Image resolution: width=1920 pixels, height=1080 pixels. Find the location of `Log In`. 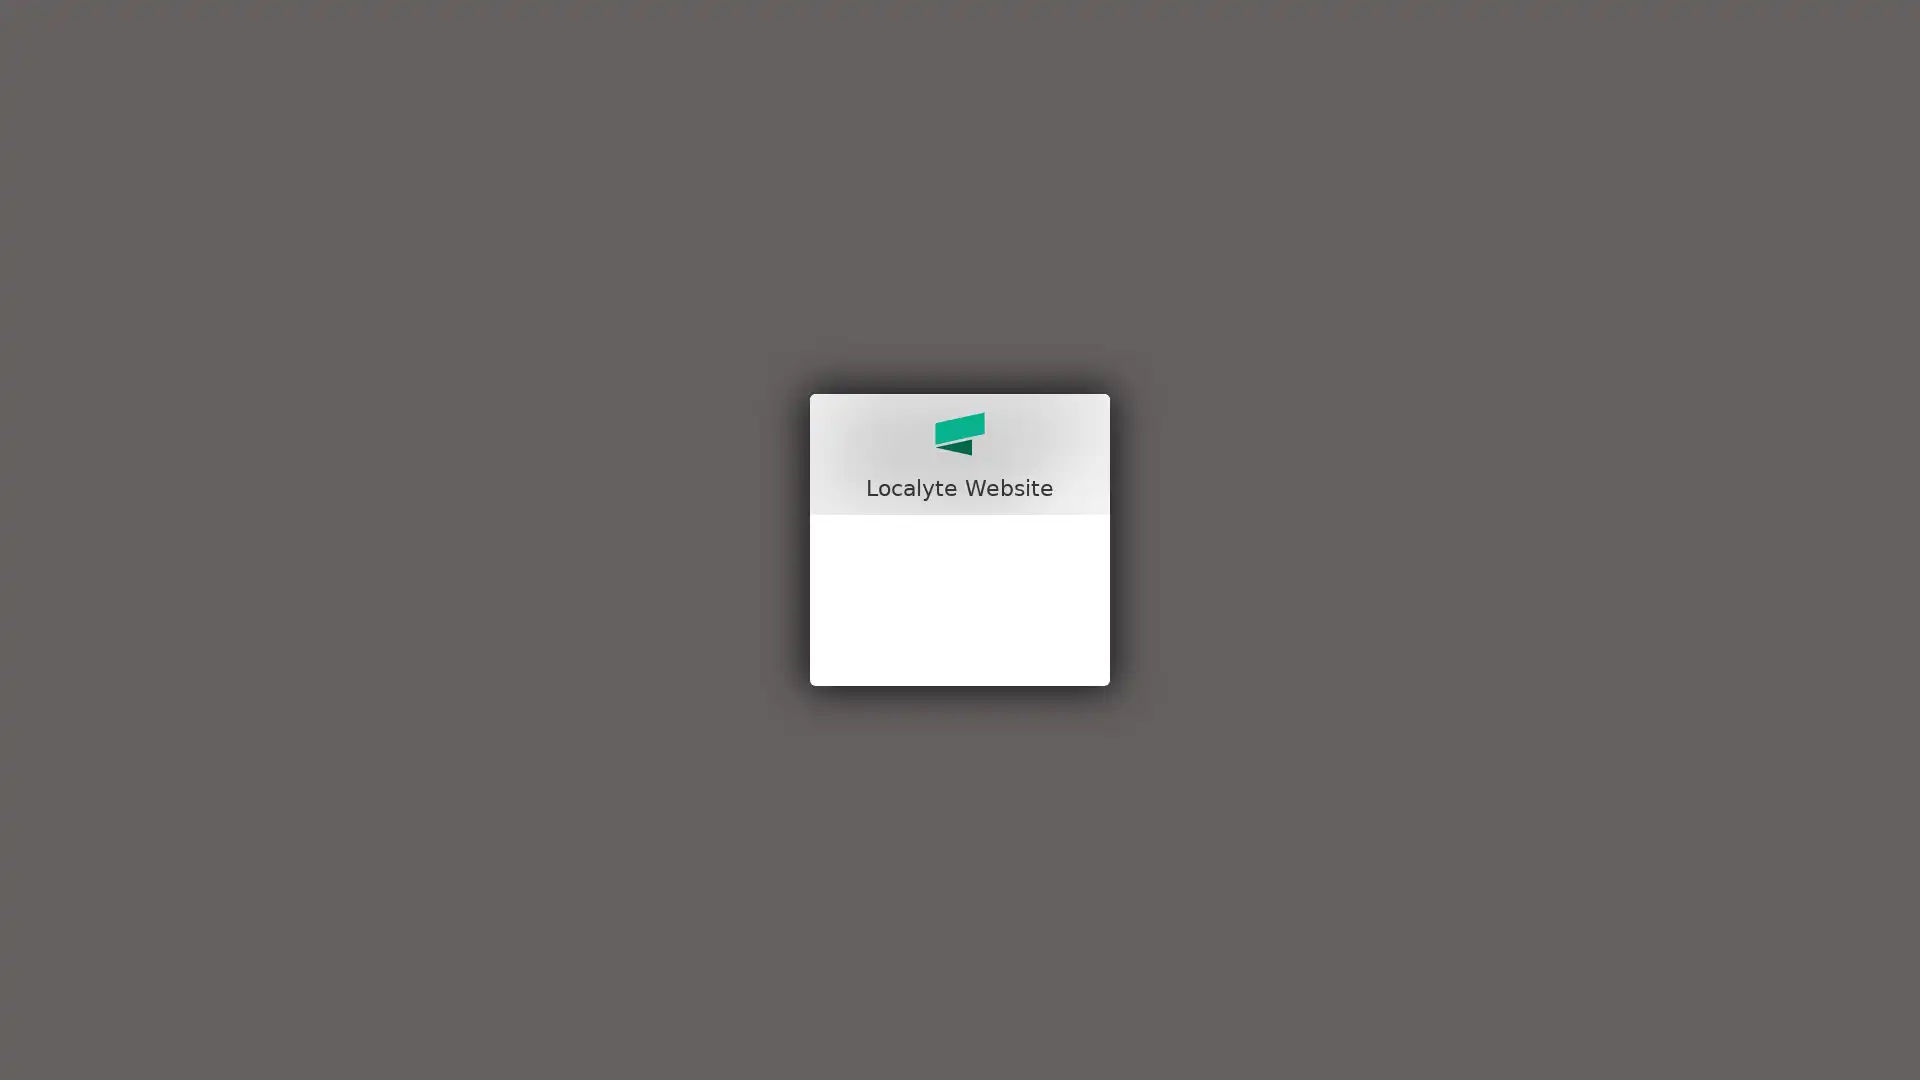

Log In is located at coordinates (960, 711).